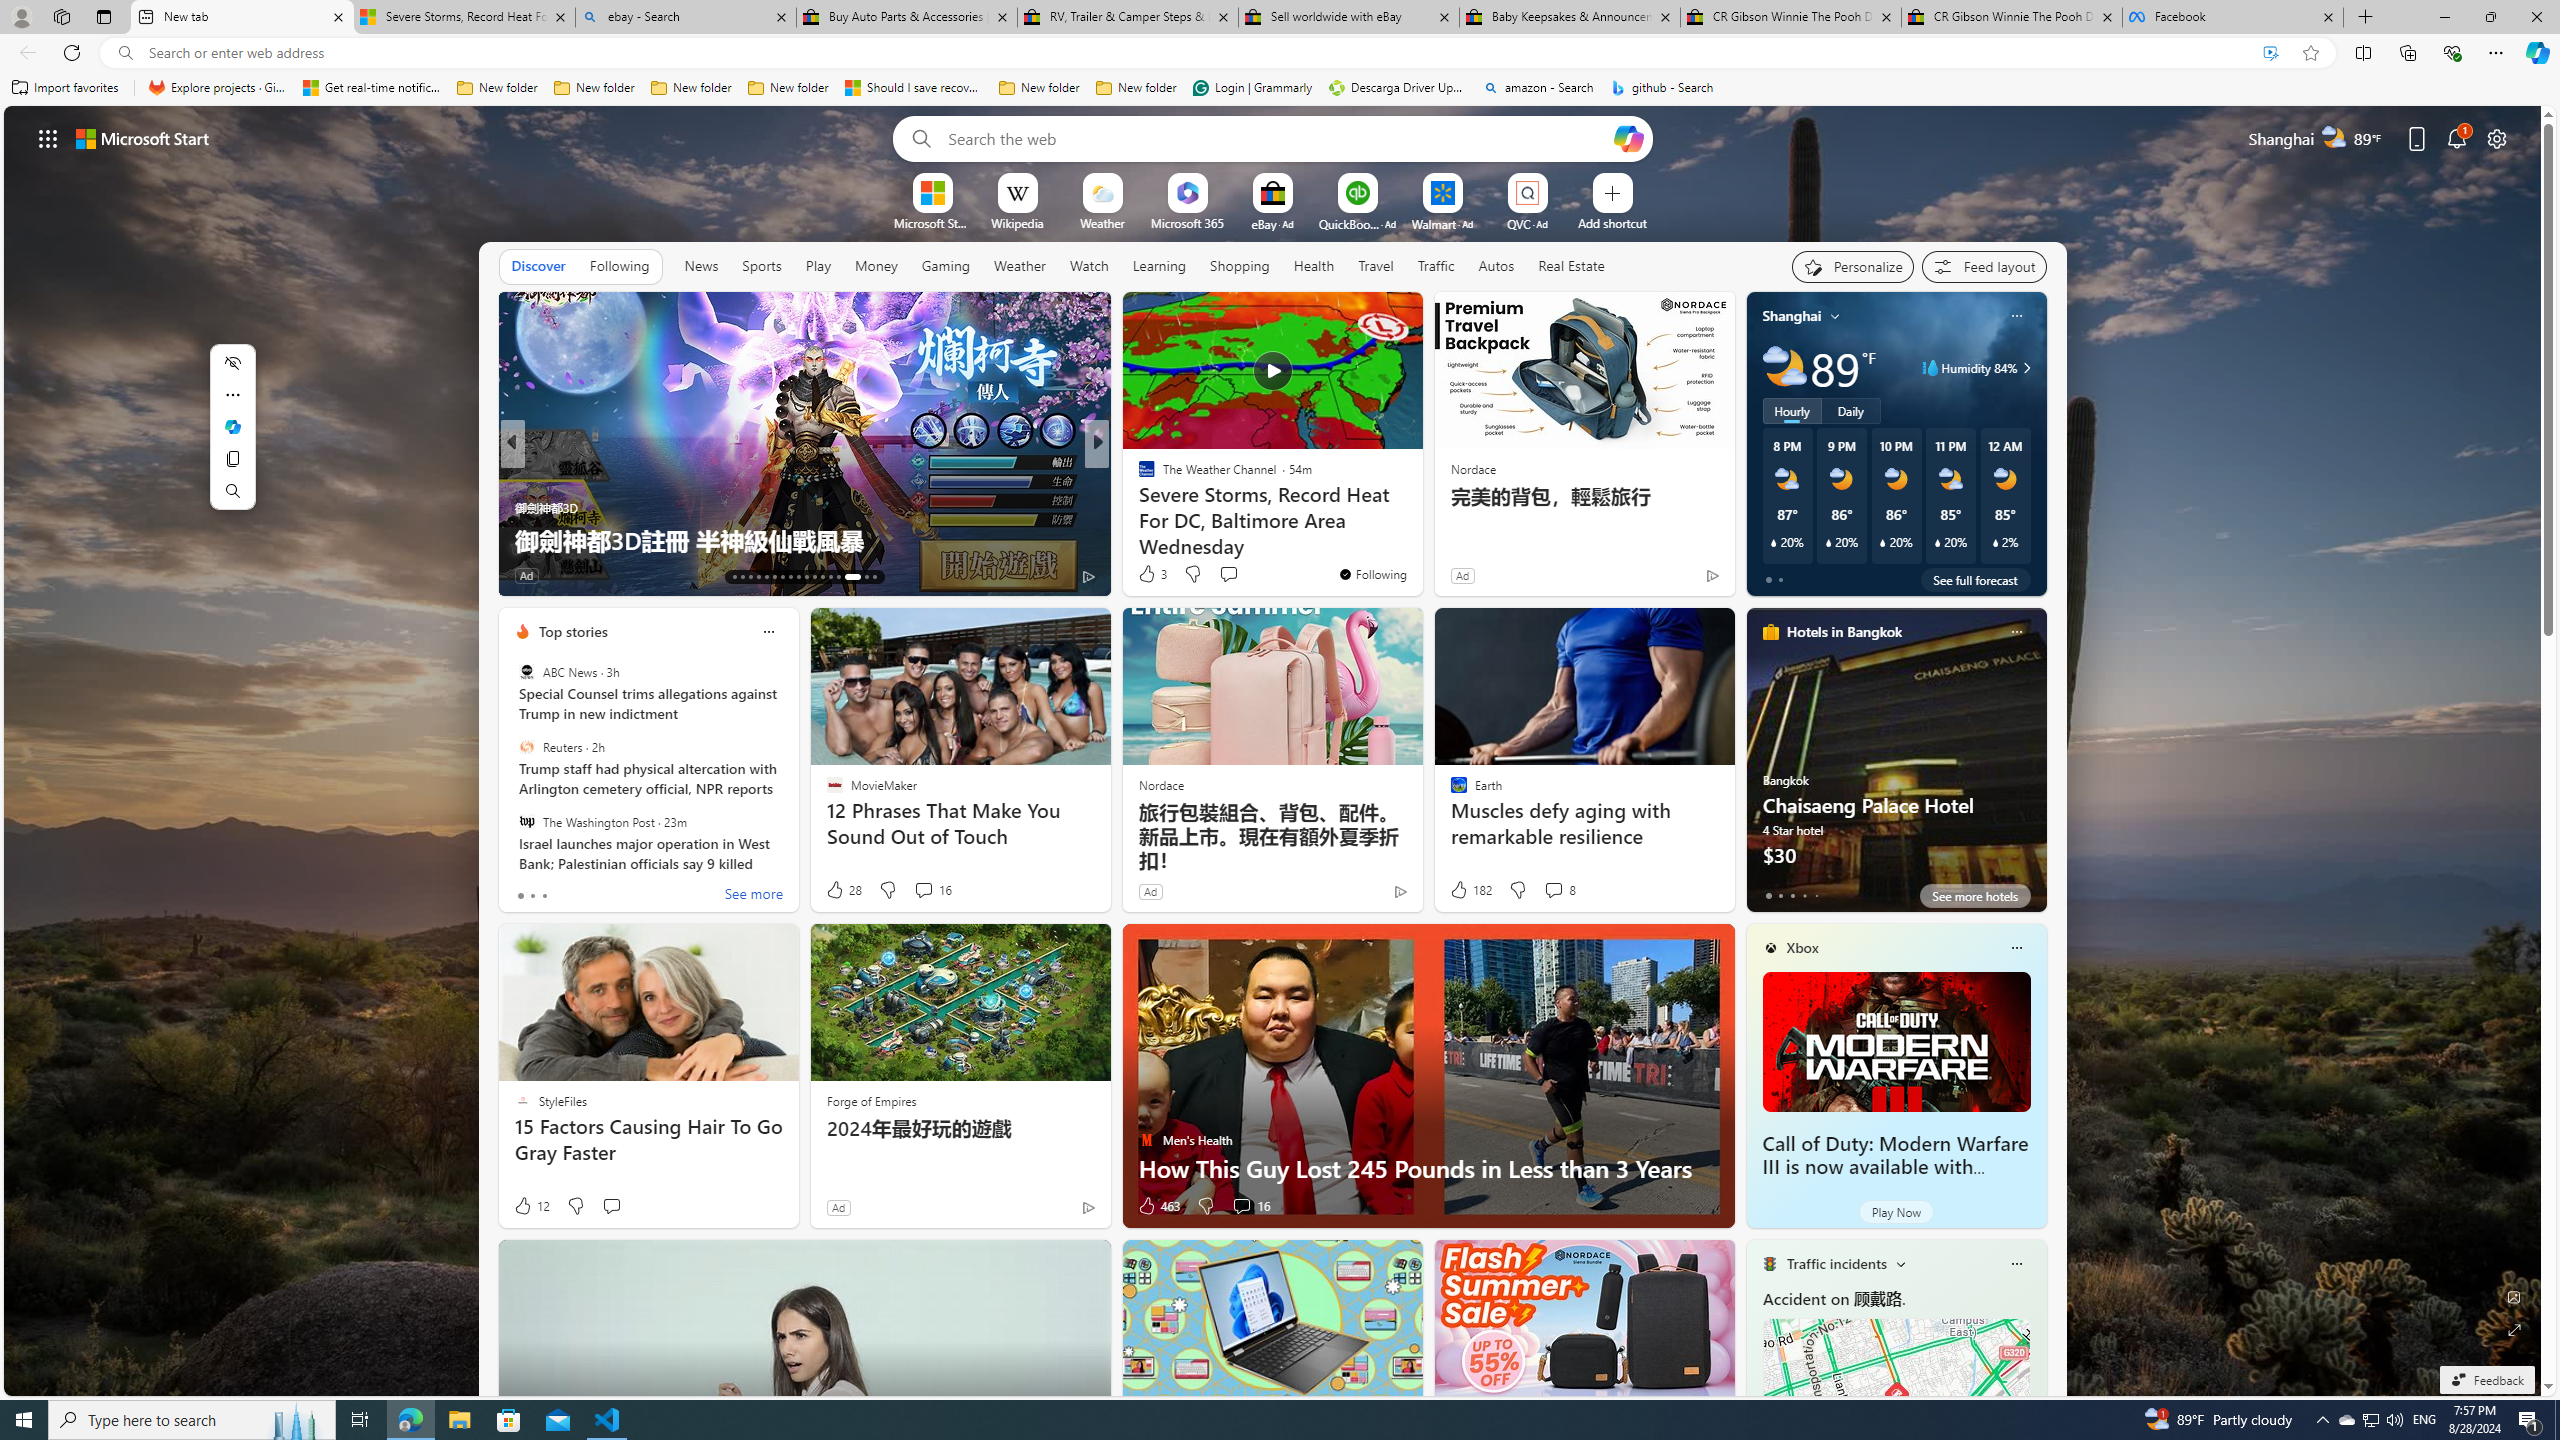  What do you see at coordinates (1147, 575) in the screenshot?
I see `'99 Like'` at bounding box center [1147, 575].